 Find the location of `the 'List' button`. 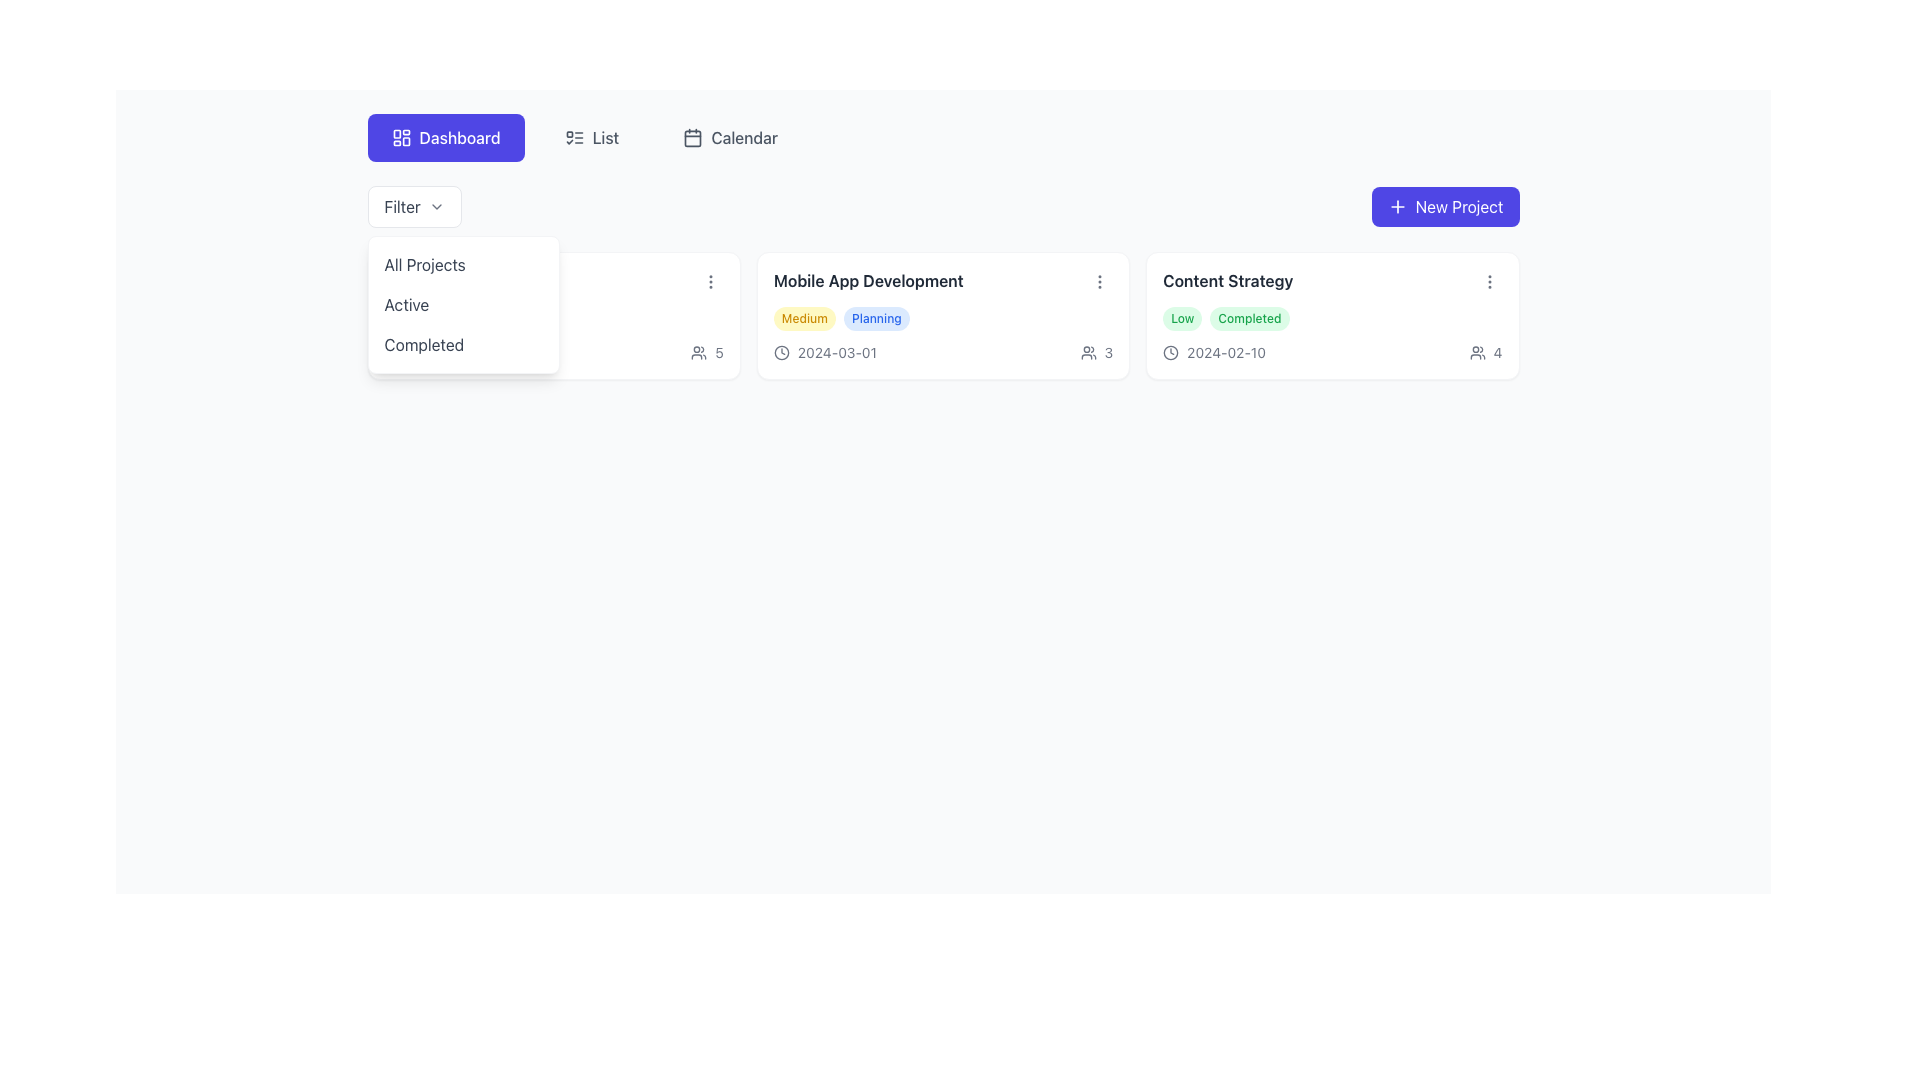

the 'List' button is located at coordinates (590, 137).